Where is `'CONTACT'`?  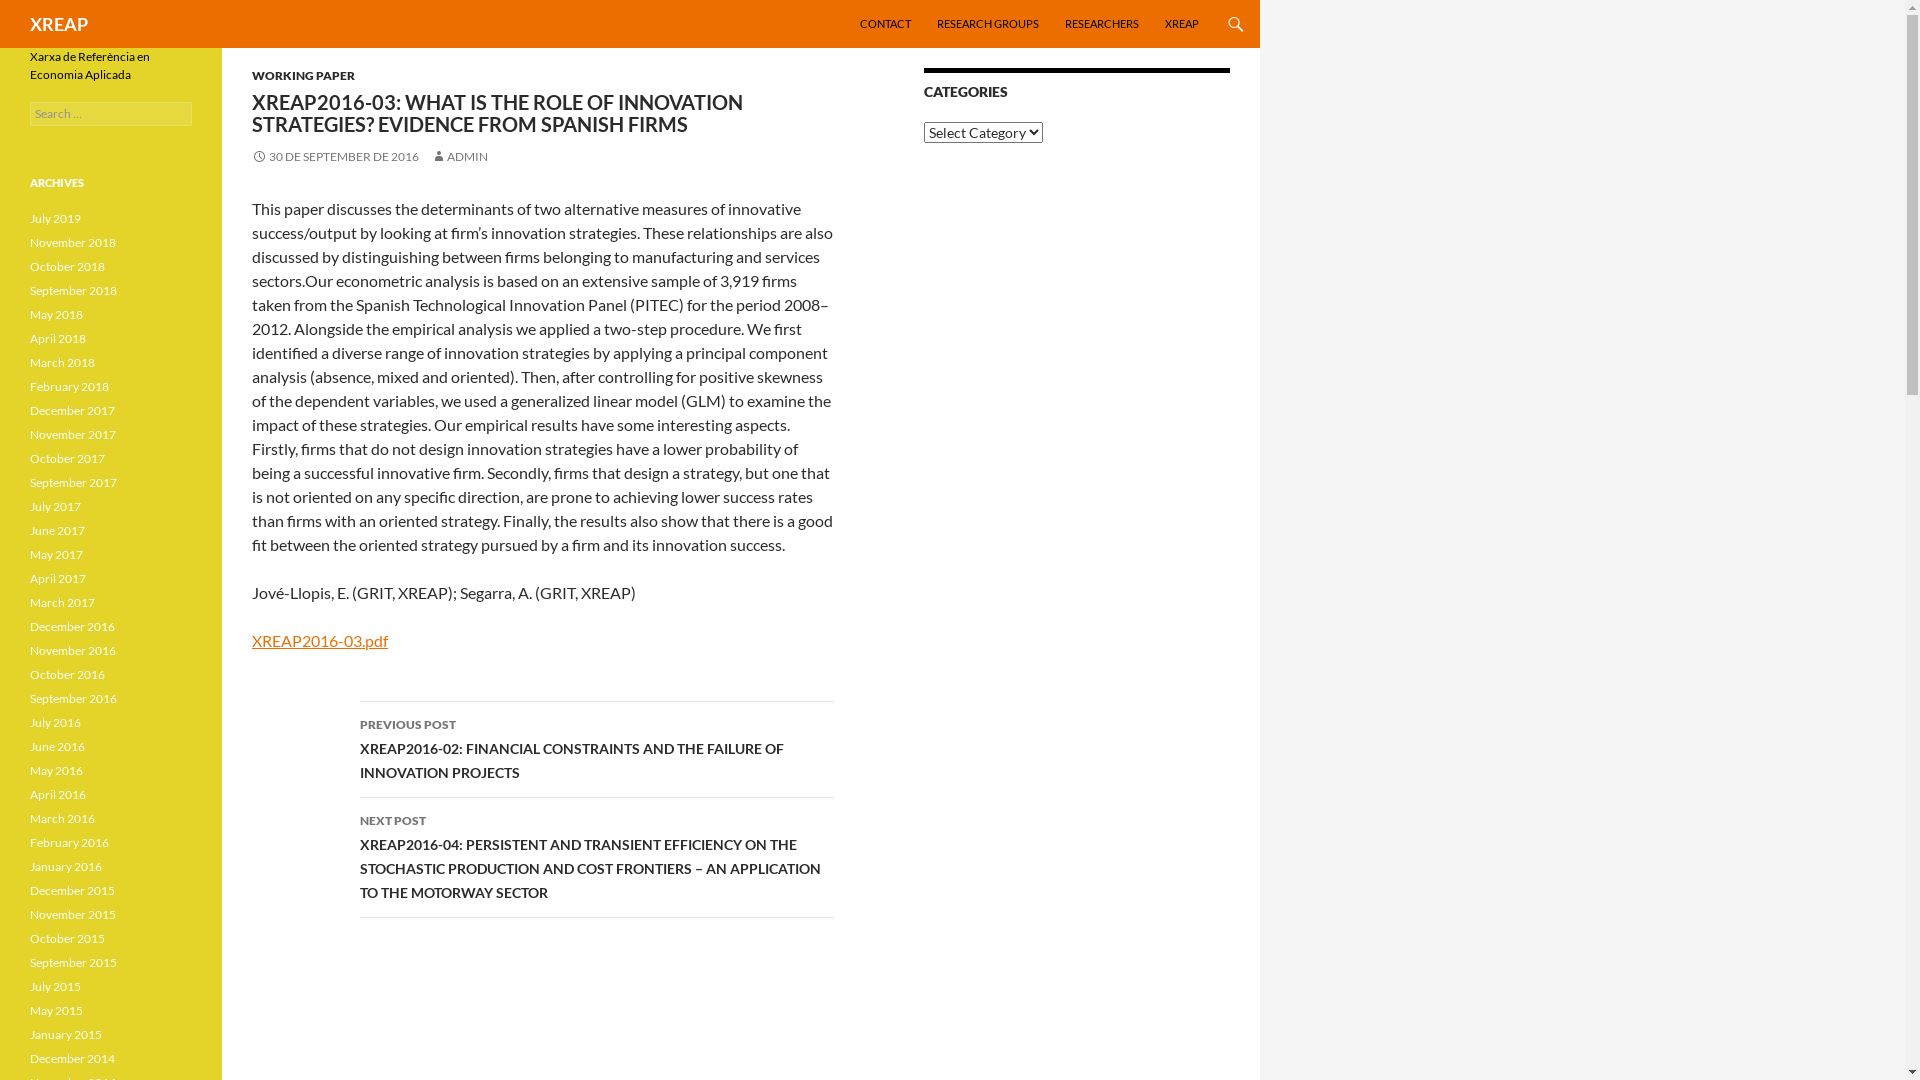 'CONTACT' is located at coordinates (884, 23).